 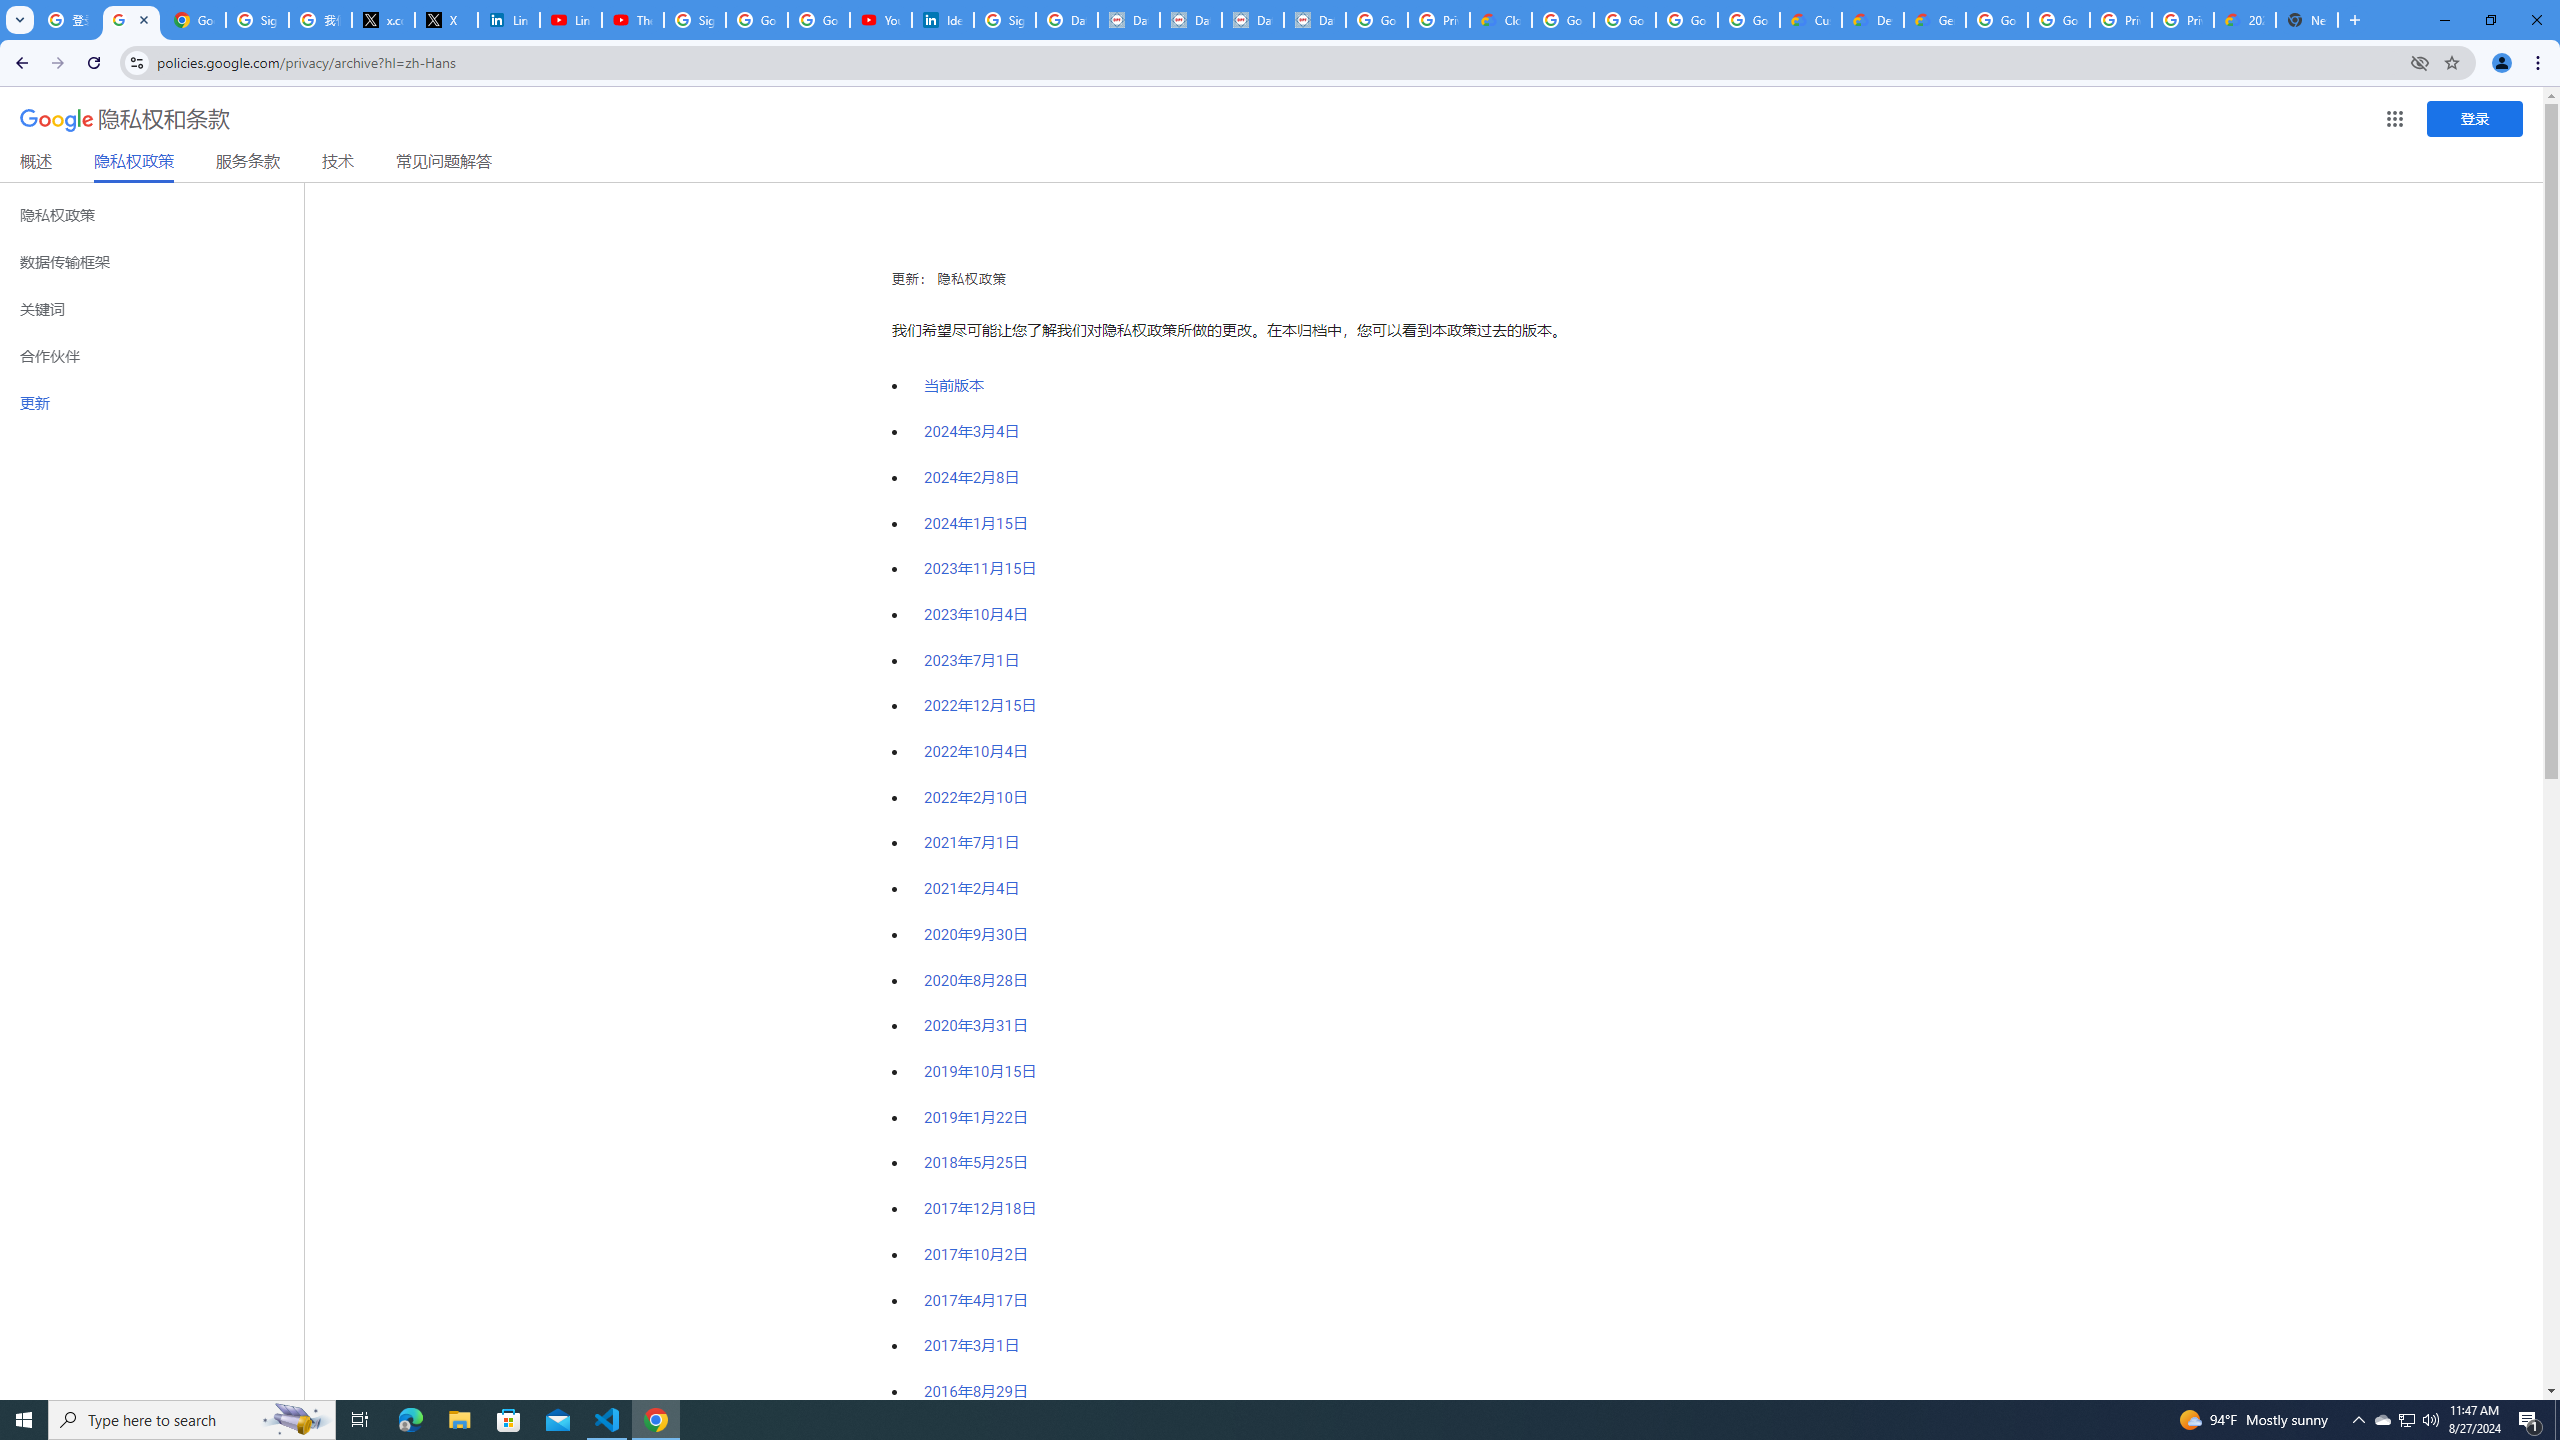 I want to click on 'Google Cloud Platform', so click(x=1996, y=19).